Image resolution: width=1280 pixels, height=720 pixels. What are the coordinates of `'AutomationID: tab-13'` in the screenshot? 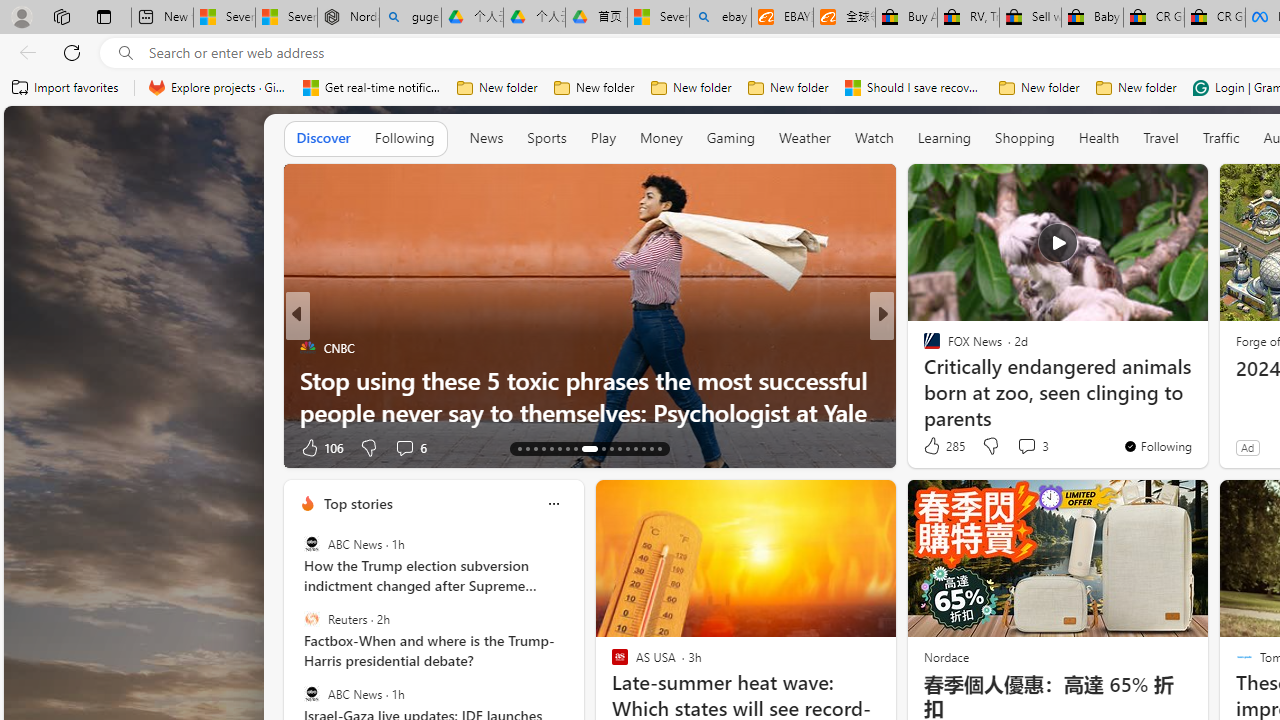 It's located at (519, 447).